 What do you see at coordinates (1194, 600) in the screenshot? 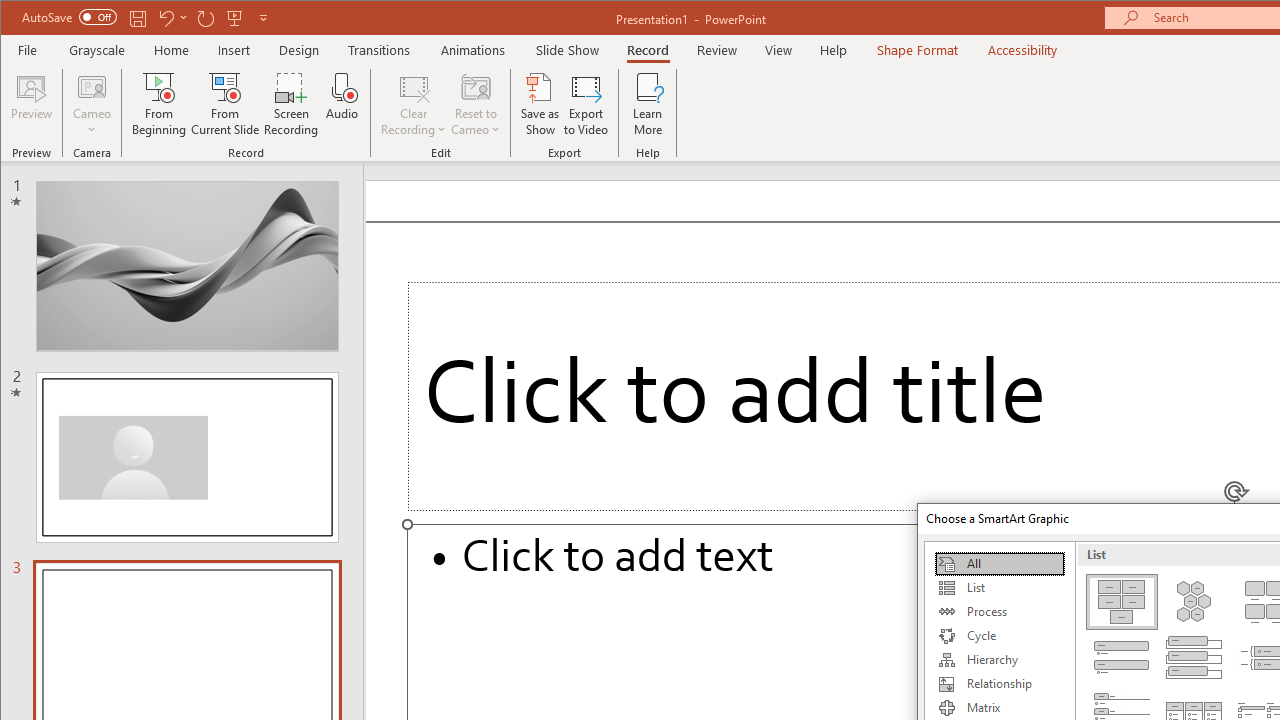
I see `'Alternating Hexagons'` at bounding box center [1194, 600].